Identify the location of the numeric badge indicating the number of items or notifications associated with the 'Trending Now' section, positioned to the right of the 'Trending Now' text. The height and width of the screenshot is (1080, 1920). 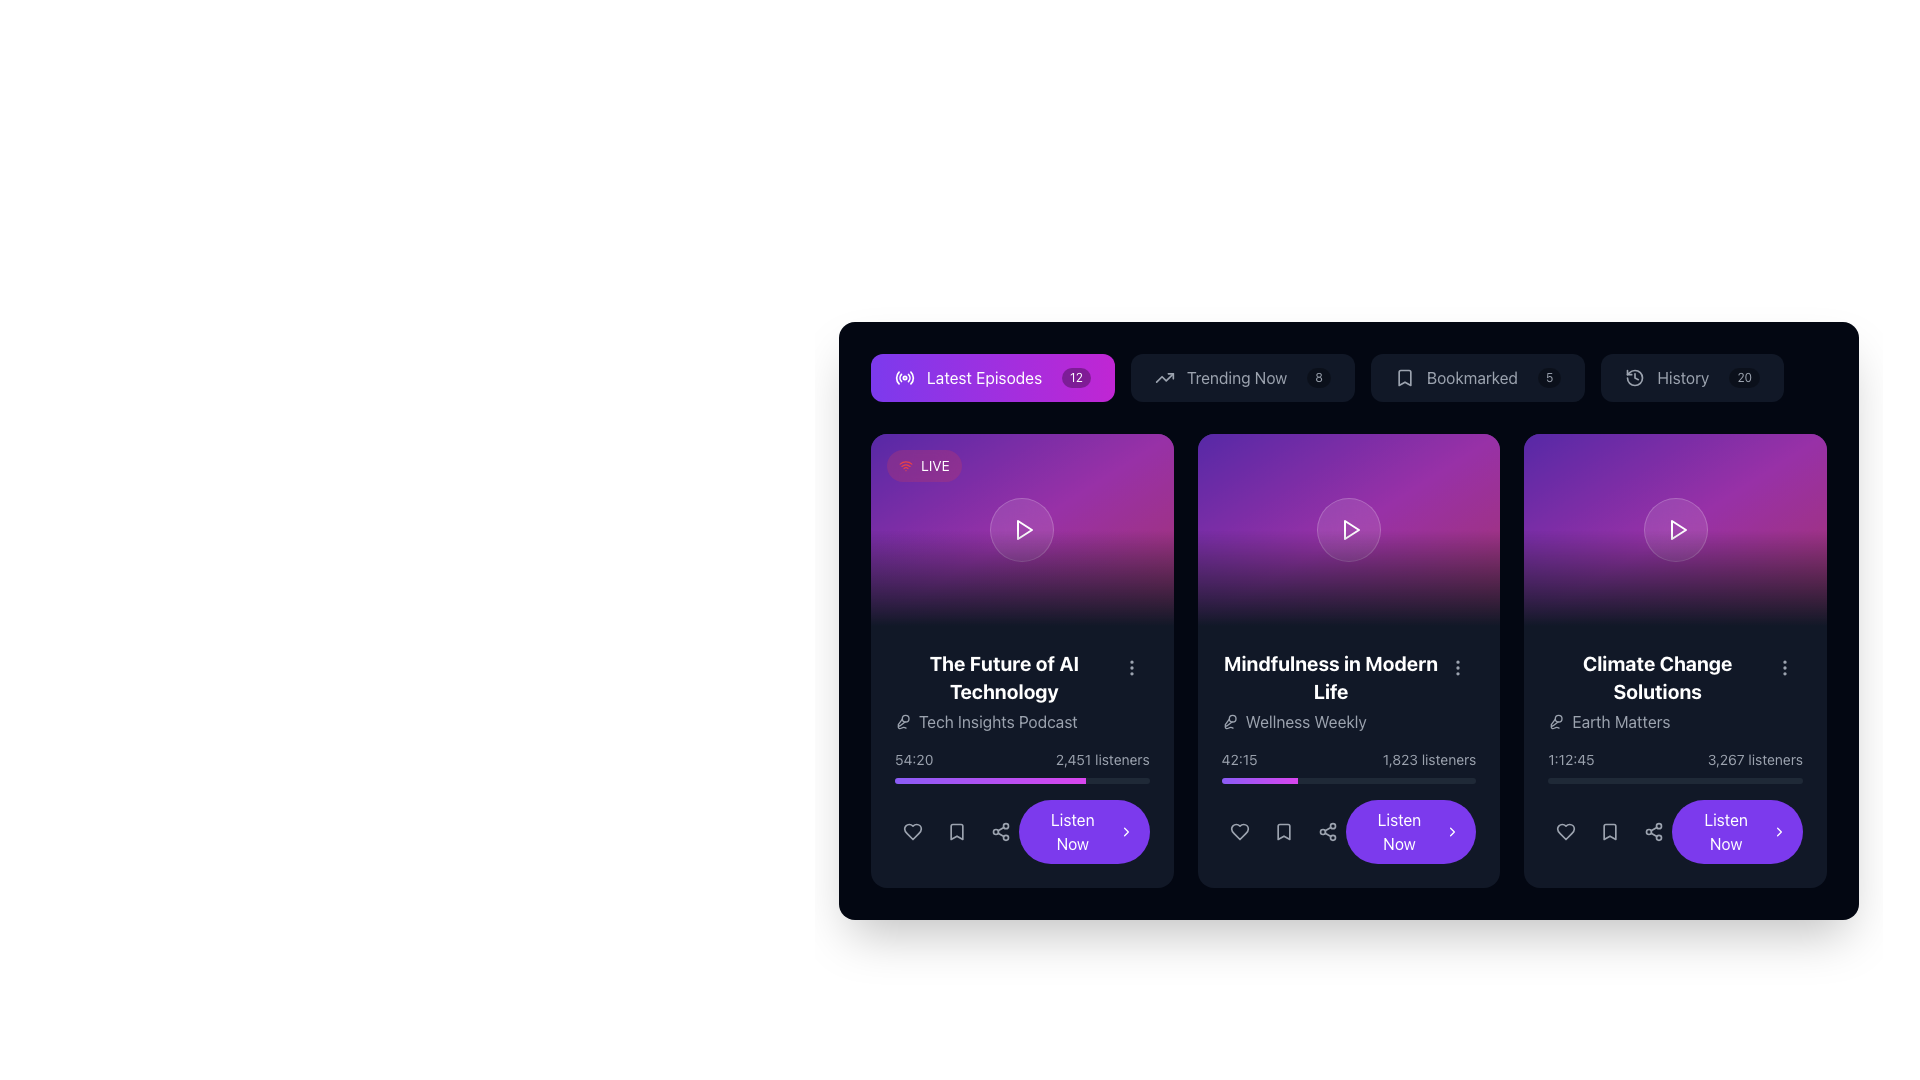
(1319, 378).